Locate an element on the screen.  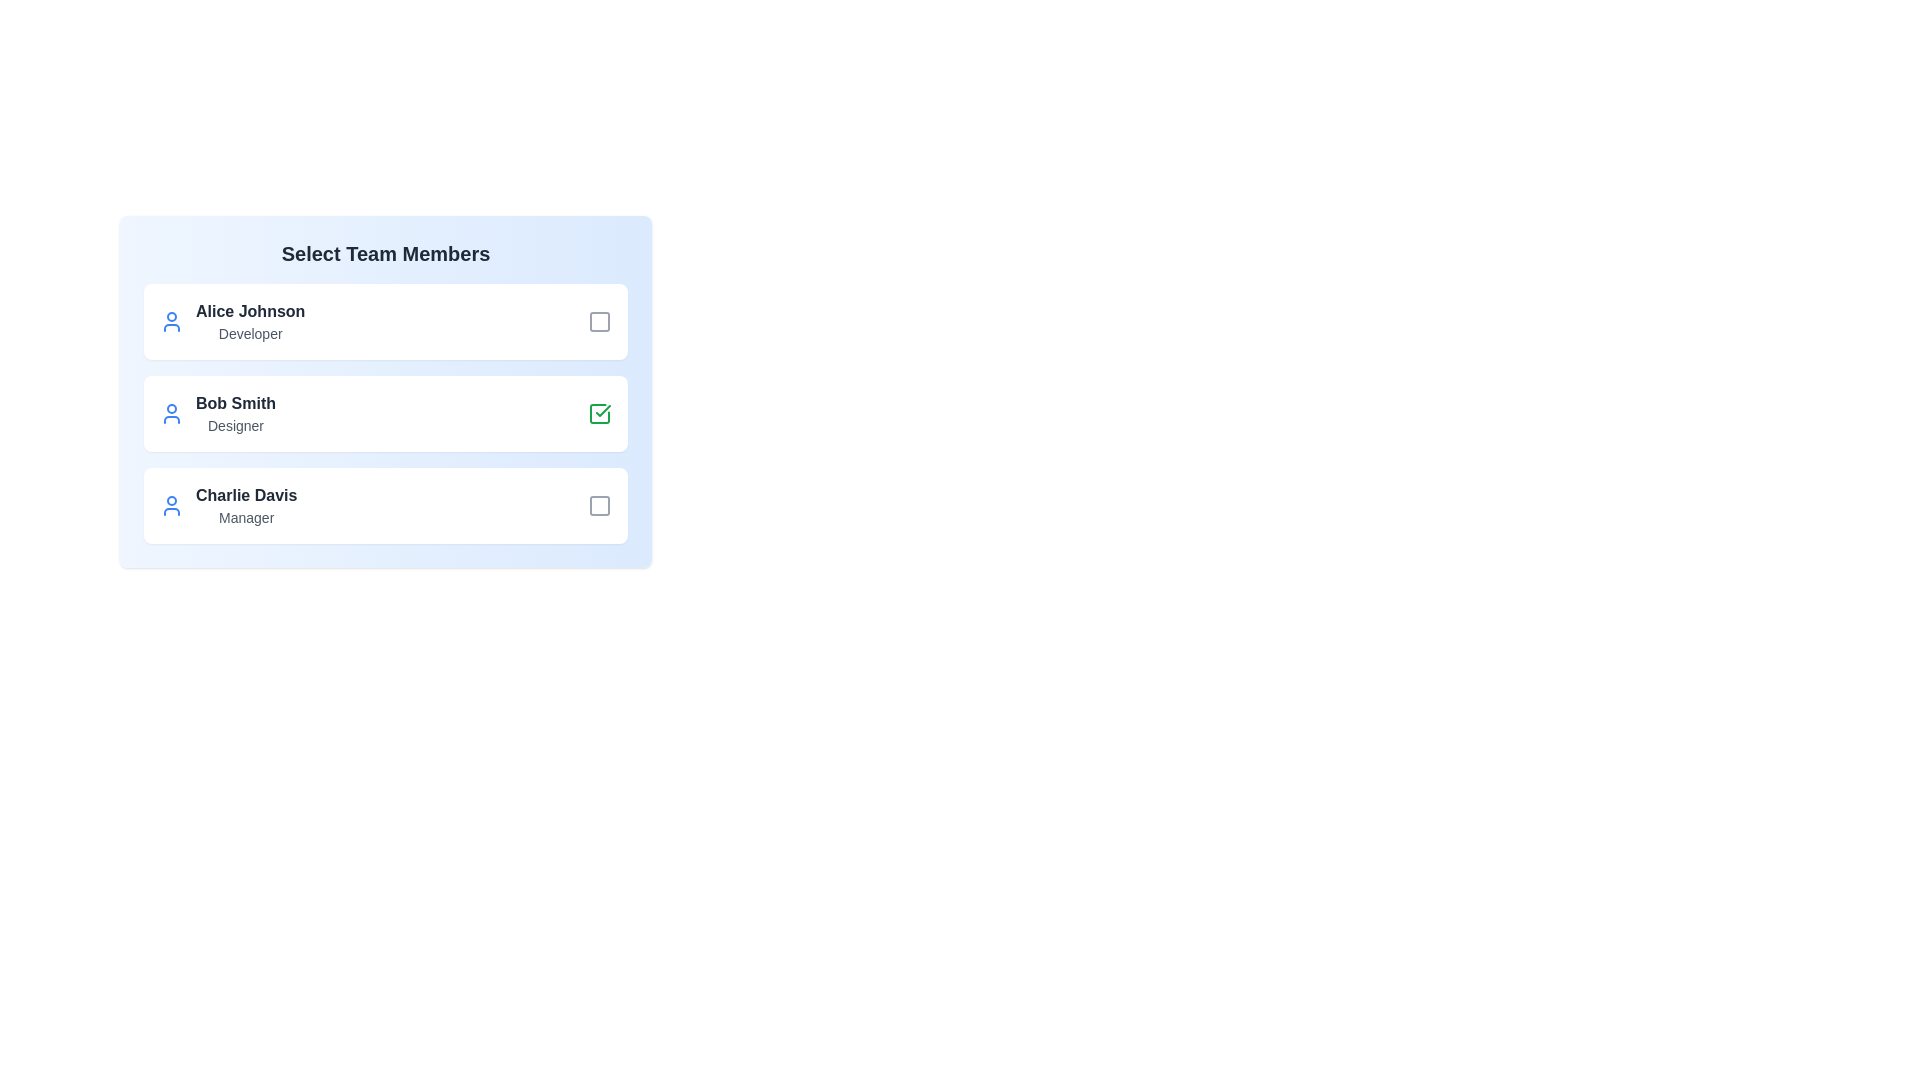
the icon associated with the team member to view its details is located at coordinates (172, 320).